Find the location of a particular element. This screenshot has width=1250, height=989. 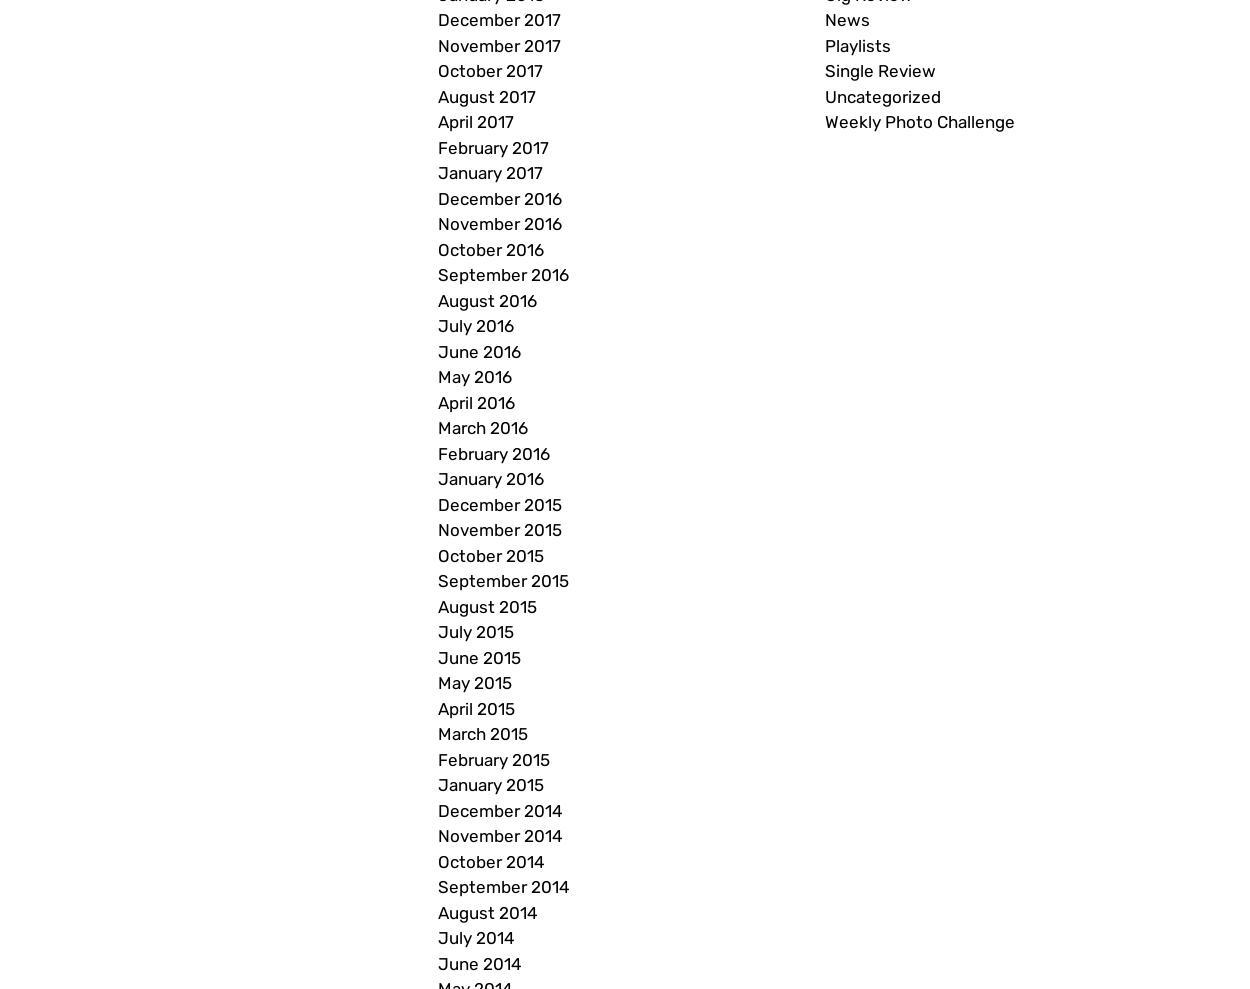

'December 2015' is located at coordinates (437, 503).